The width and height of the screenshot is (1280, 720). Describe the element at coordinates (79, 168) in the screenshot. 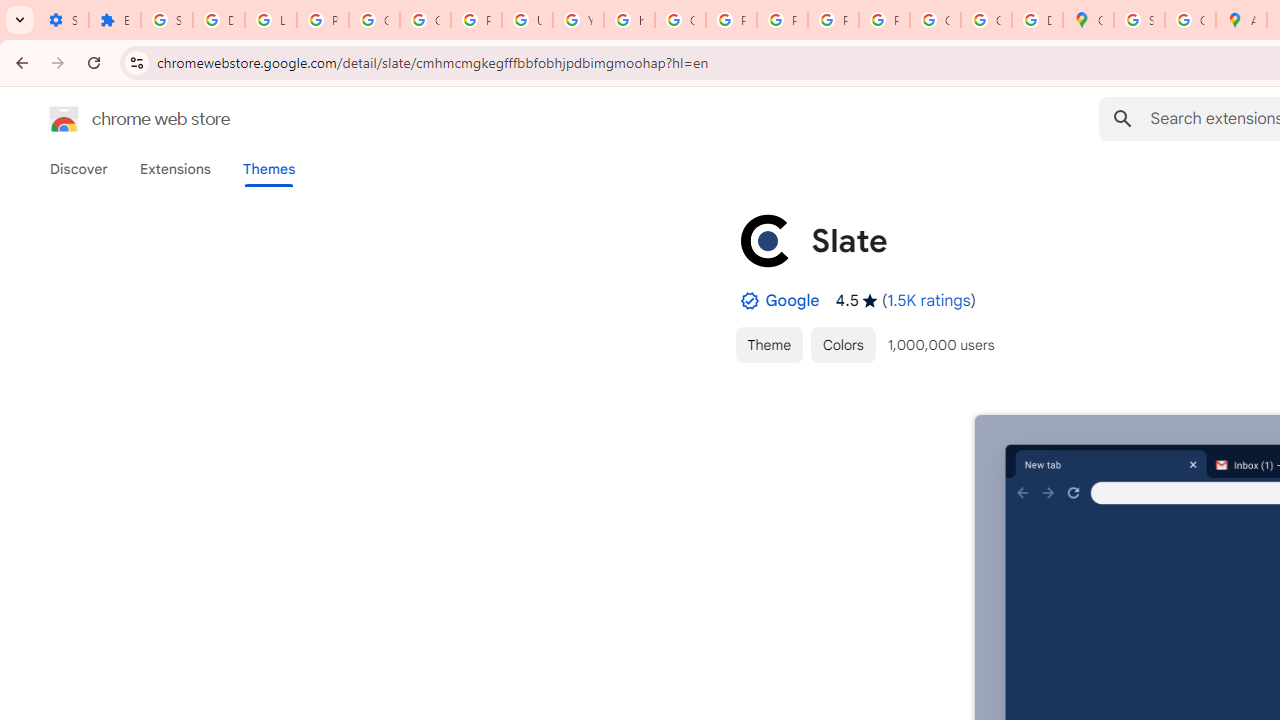

I see `'Discover'` at that location.